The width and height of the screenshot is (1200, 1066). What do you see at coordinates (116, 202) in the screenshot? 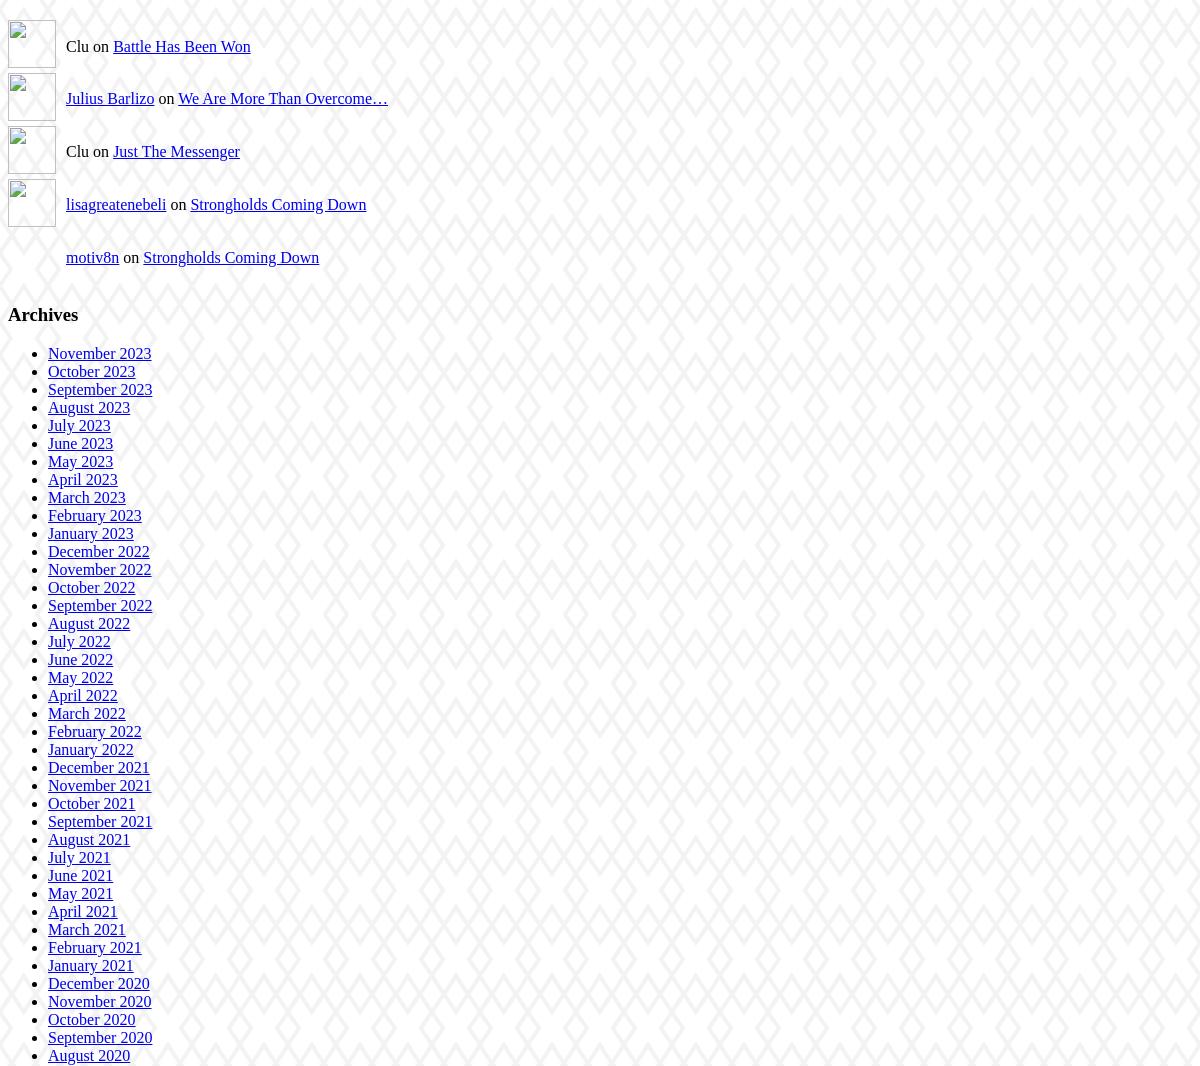
I see `'lisagreatenebeli'` at bounding box center [116, 202].